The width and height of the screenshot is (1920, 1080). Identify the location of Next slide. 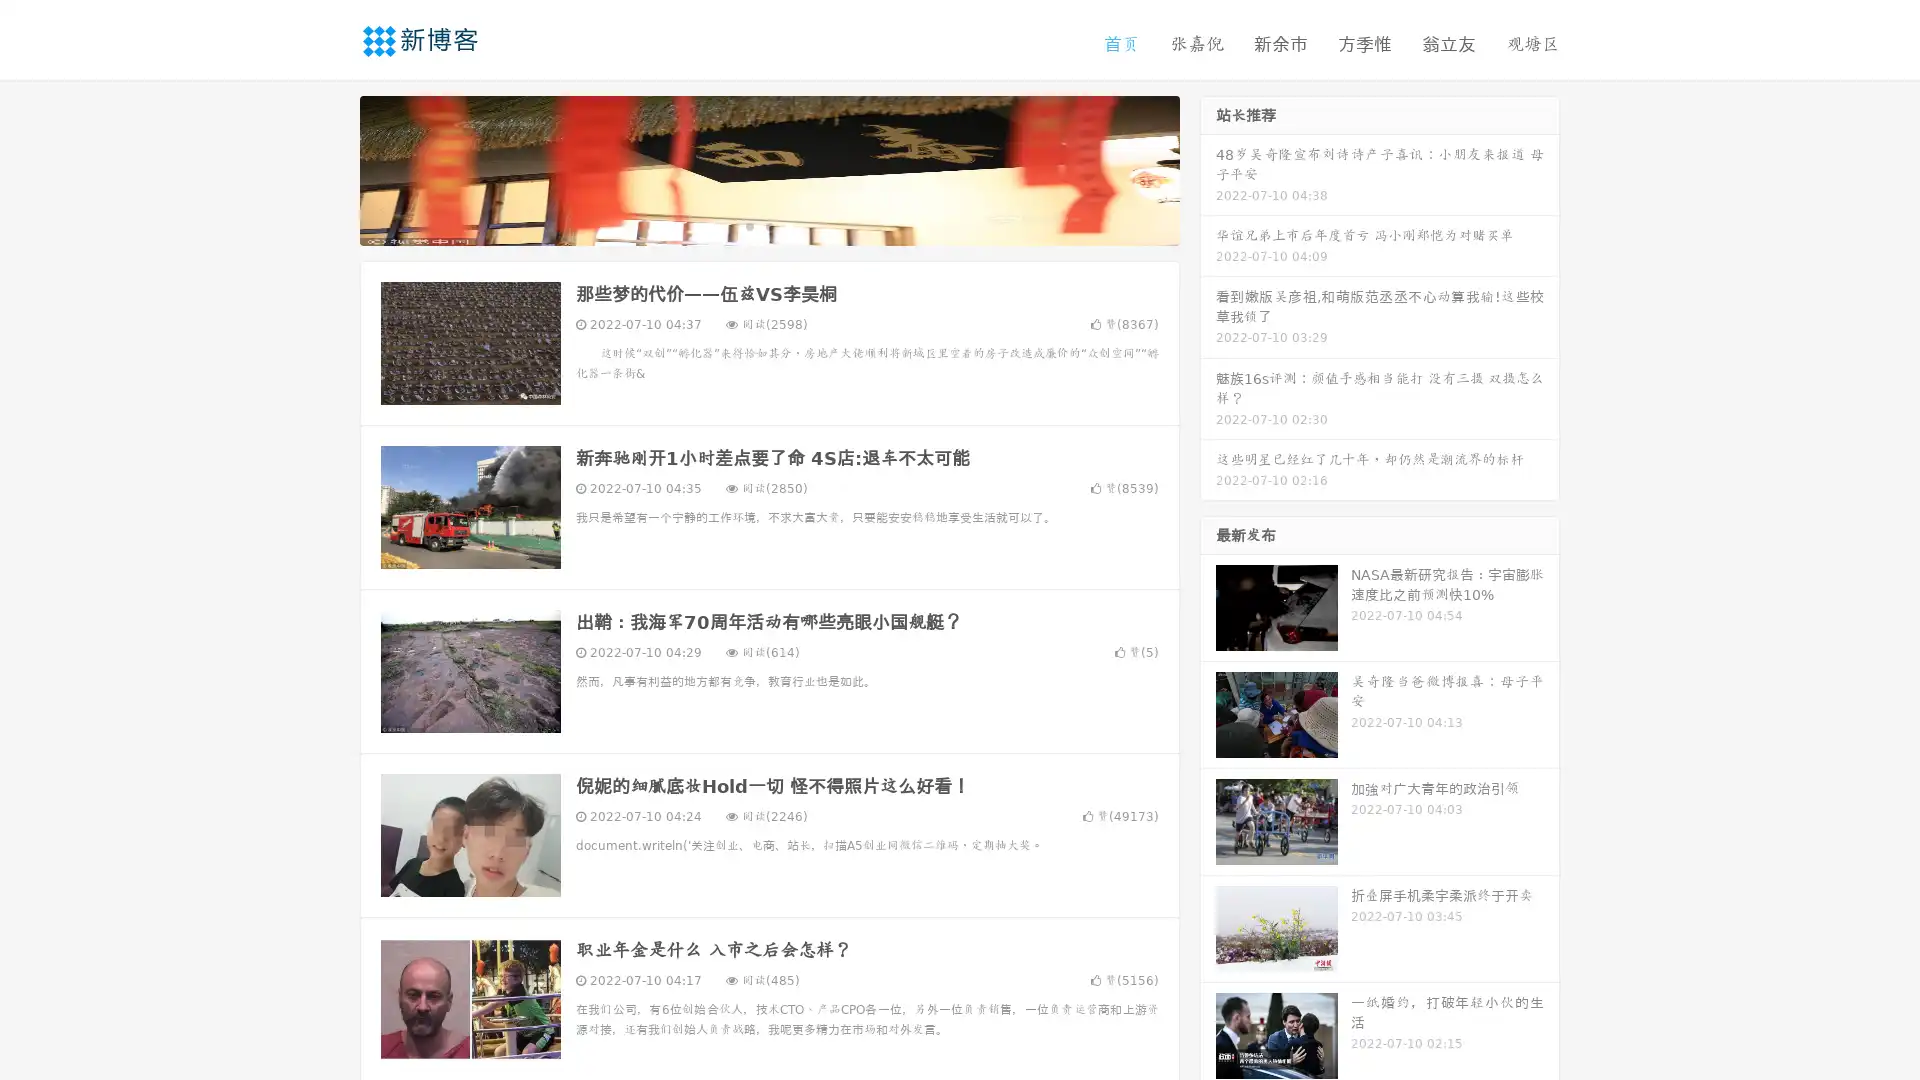
(1208, 168).